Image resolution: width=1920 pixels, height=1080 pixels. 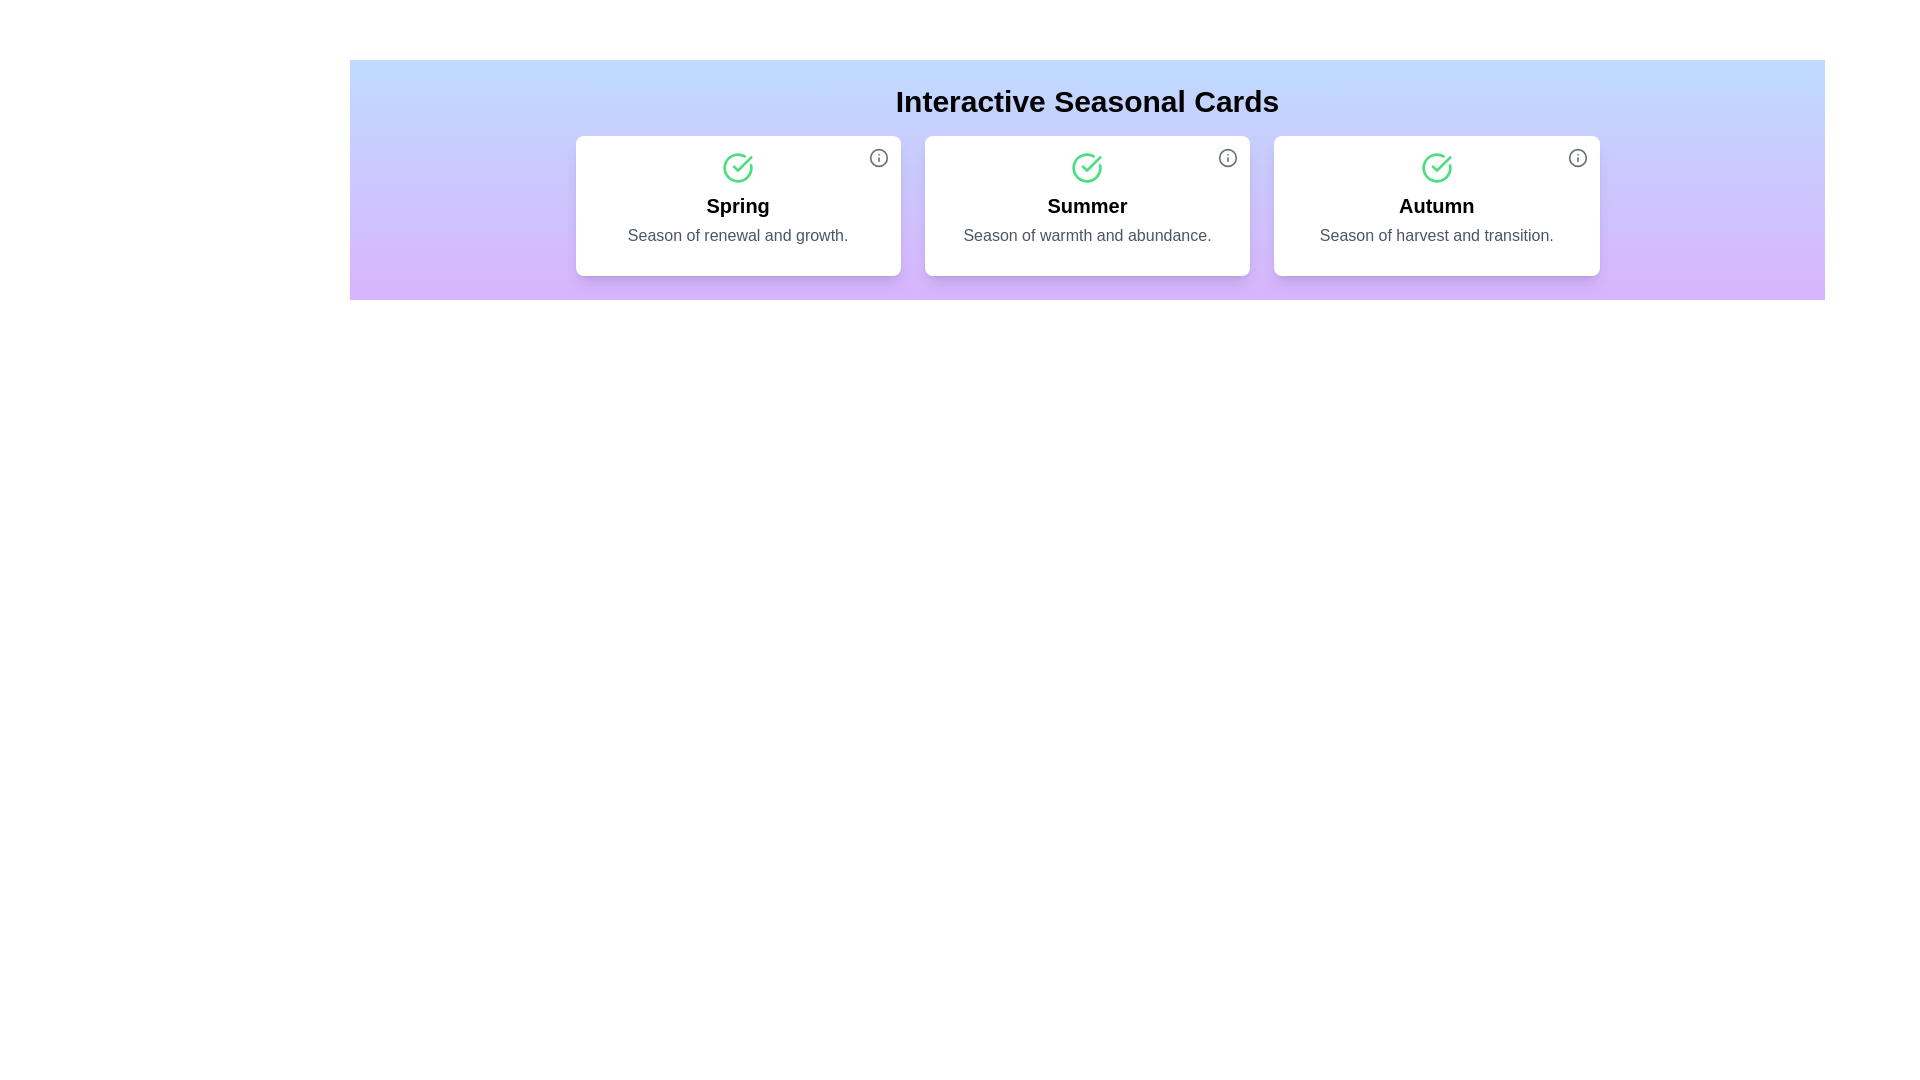 I want to click on the confirmation icon located at the top-left of the 'Autumn' card, which indicates a success status, so click(x=1435, y=167).